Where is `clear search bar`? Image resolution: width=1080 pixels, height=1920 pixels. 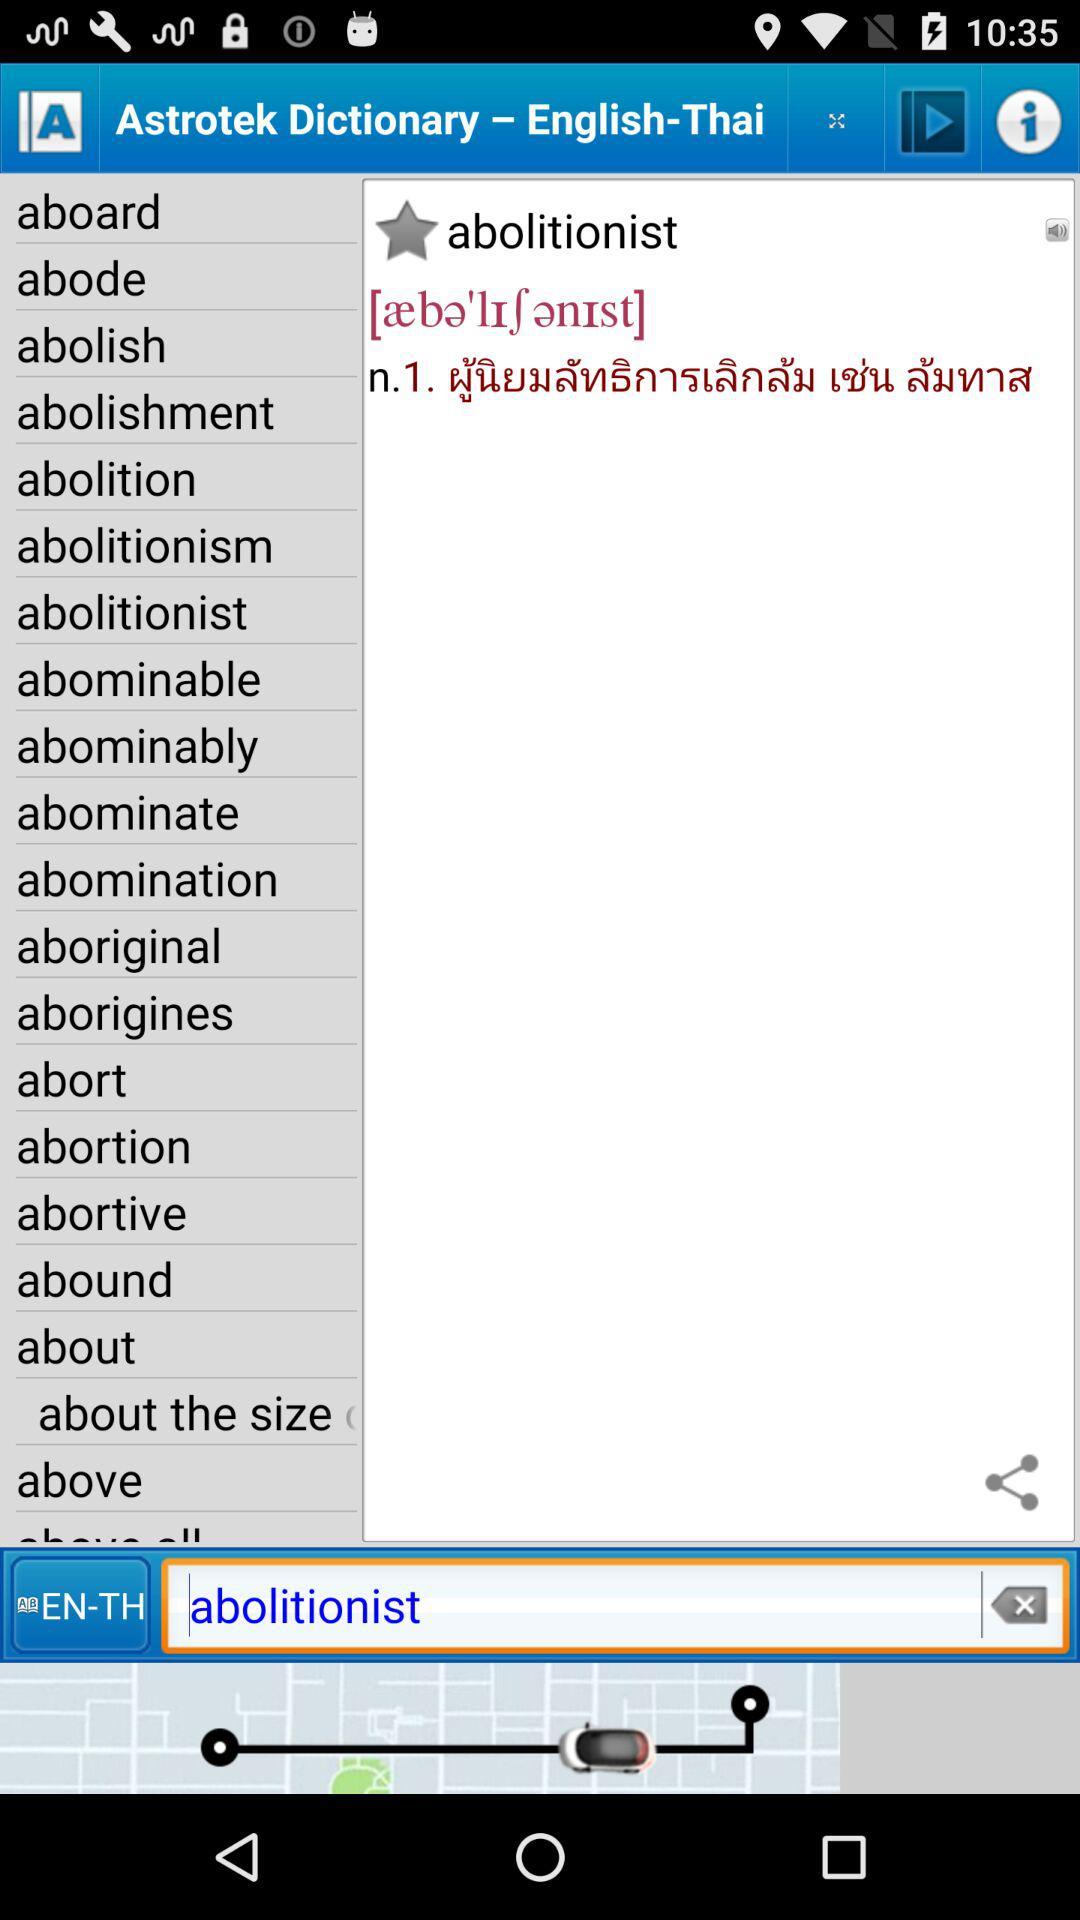
clear search bar is located at coordinates (1017, 1604).